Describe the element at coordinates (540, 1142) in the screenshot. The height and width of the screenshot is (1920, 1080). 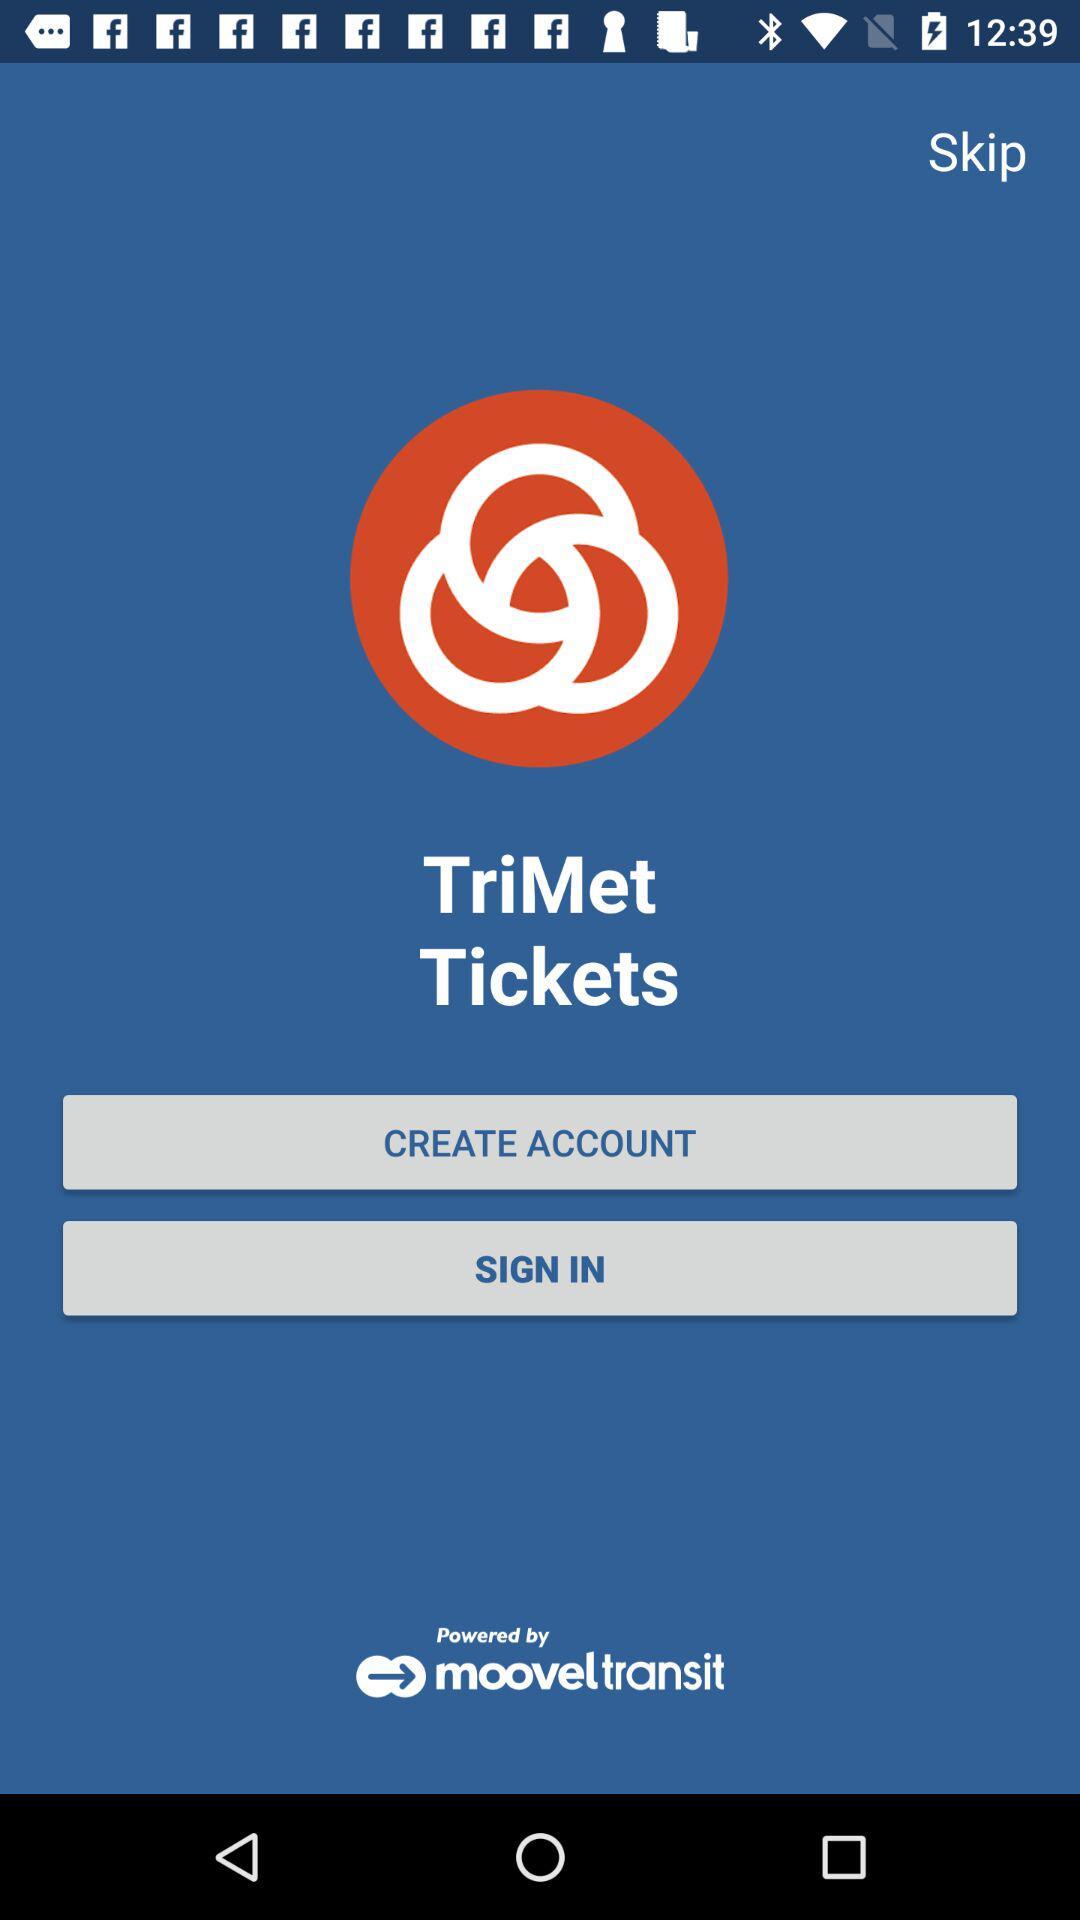
I see `the icon below the trimet` at that location.